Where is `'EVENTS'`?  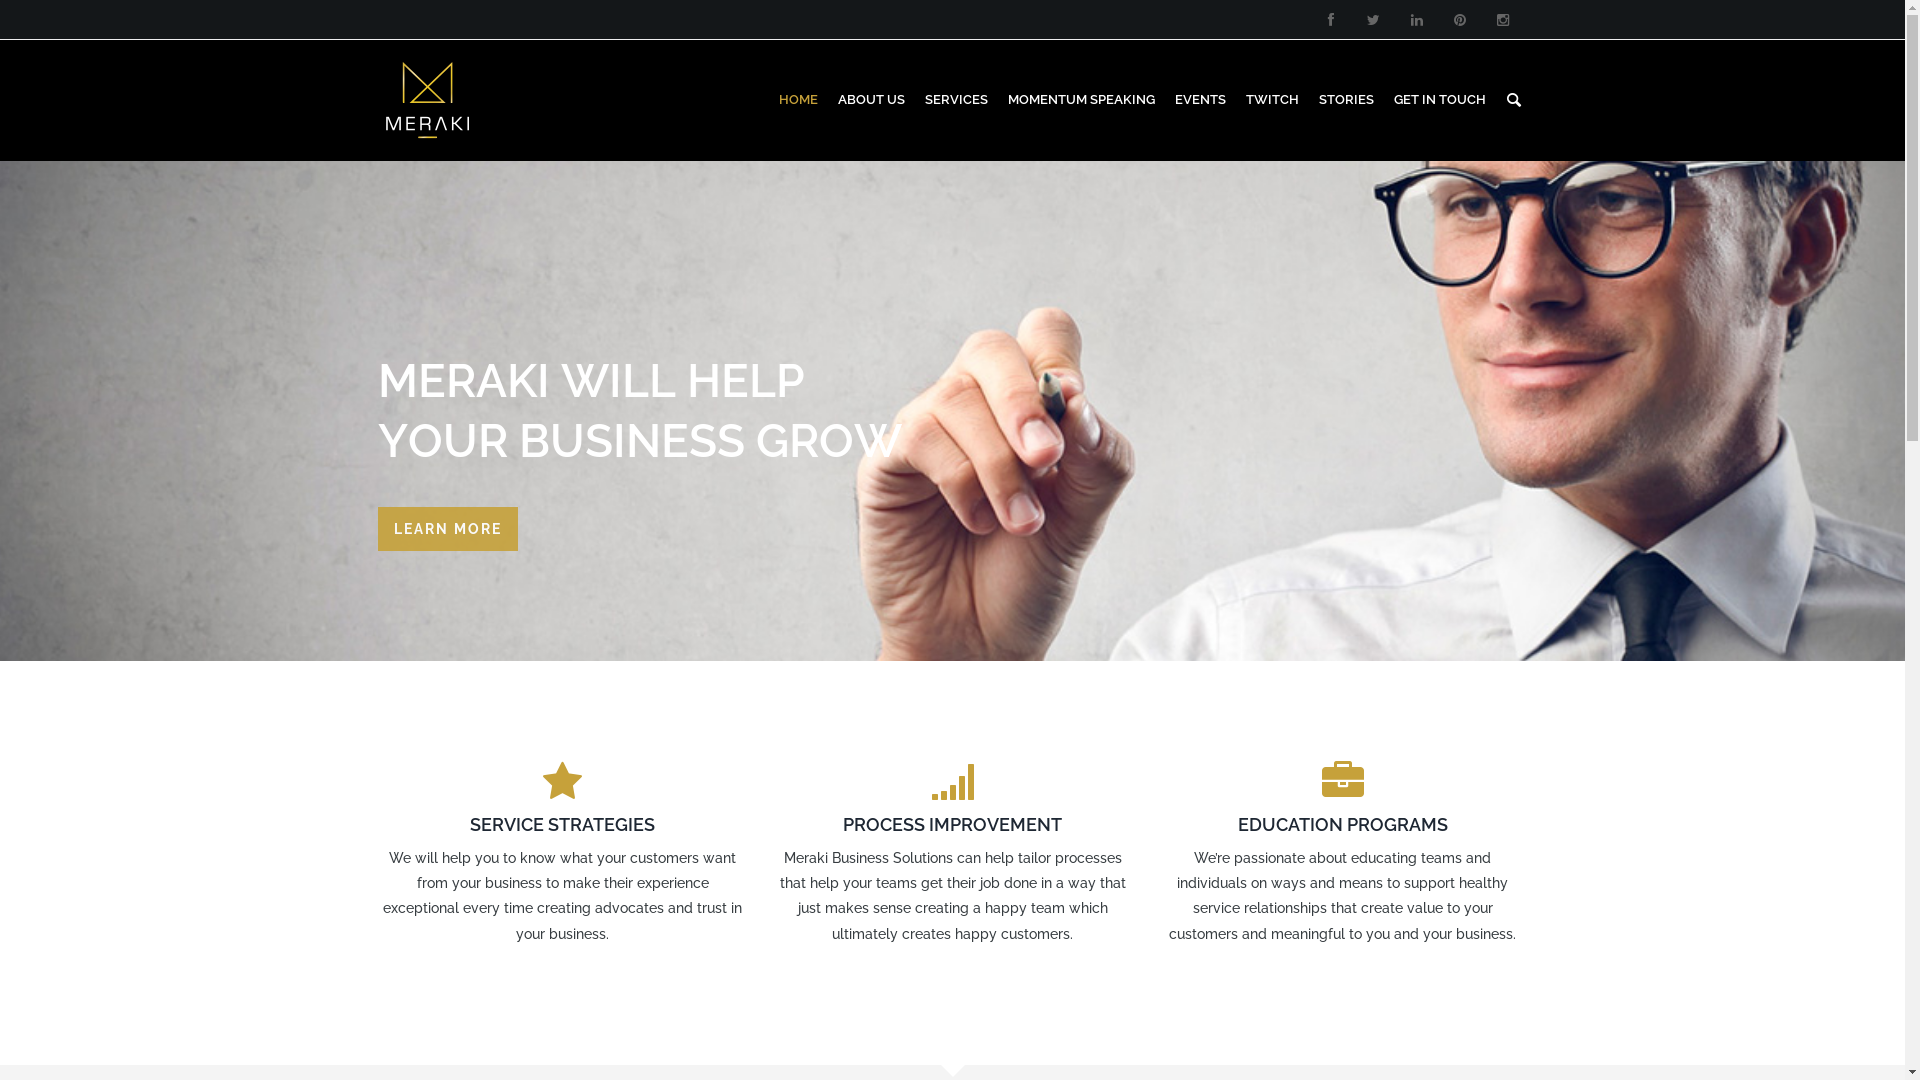
'EVENTS' is located at coordinates (1174, 100).